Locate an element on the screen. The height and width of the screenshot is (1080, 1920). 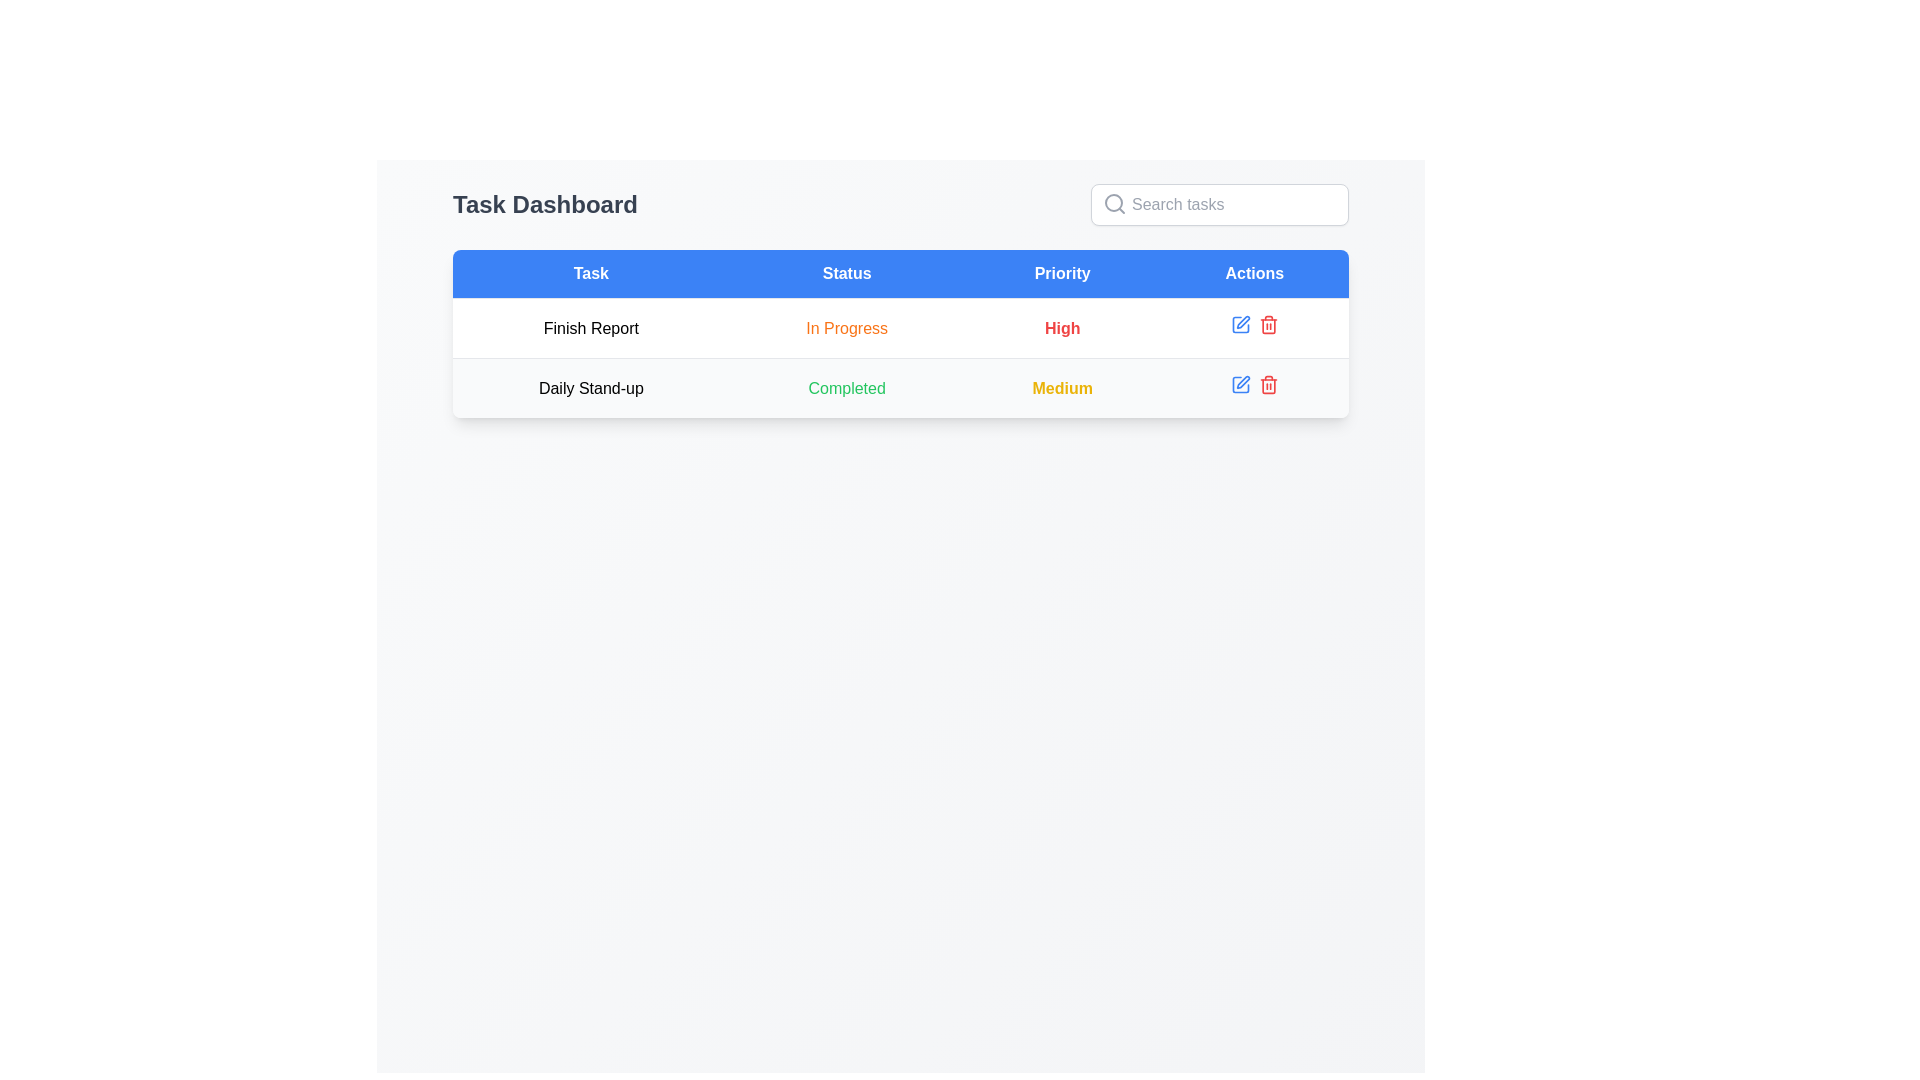
the trash icon located in the 'Actions' column of the second row in the task table is located at coordinates (1267, 386).